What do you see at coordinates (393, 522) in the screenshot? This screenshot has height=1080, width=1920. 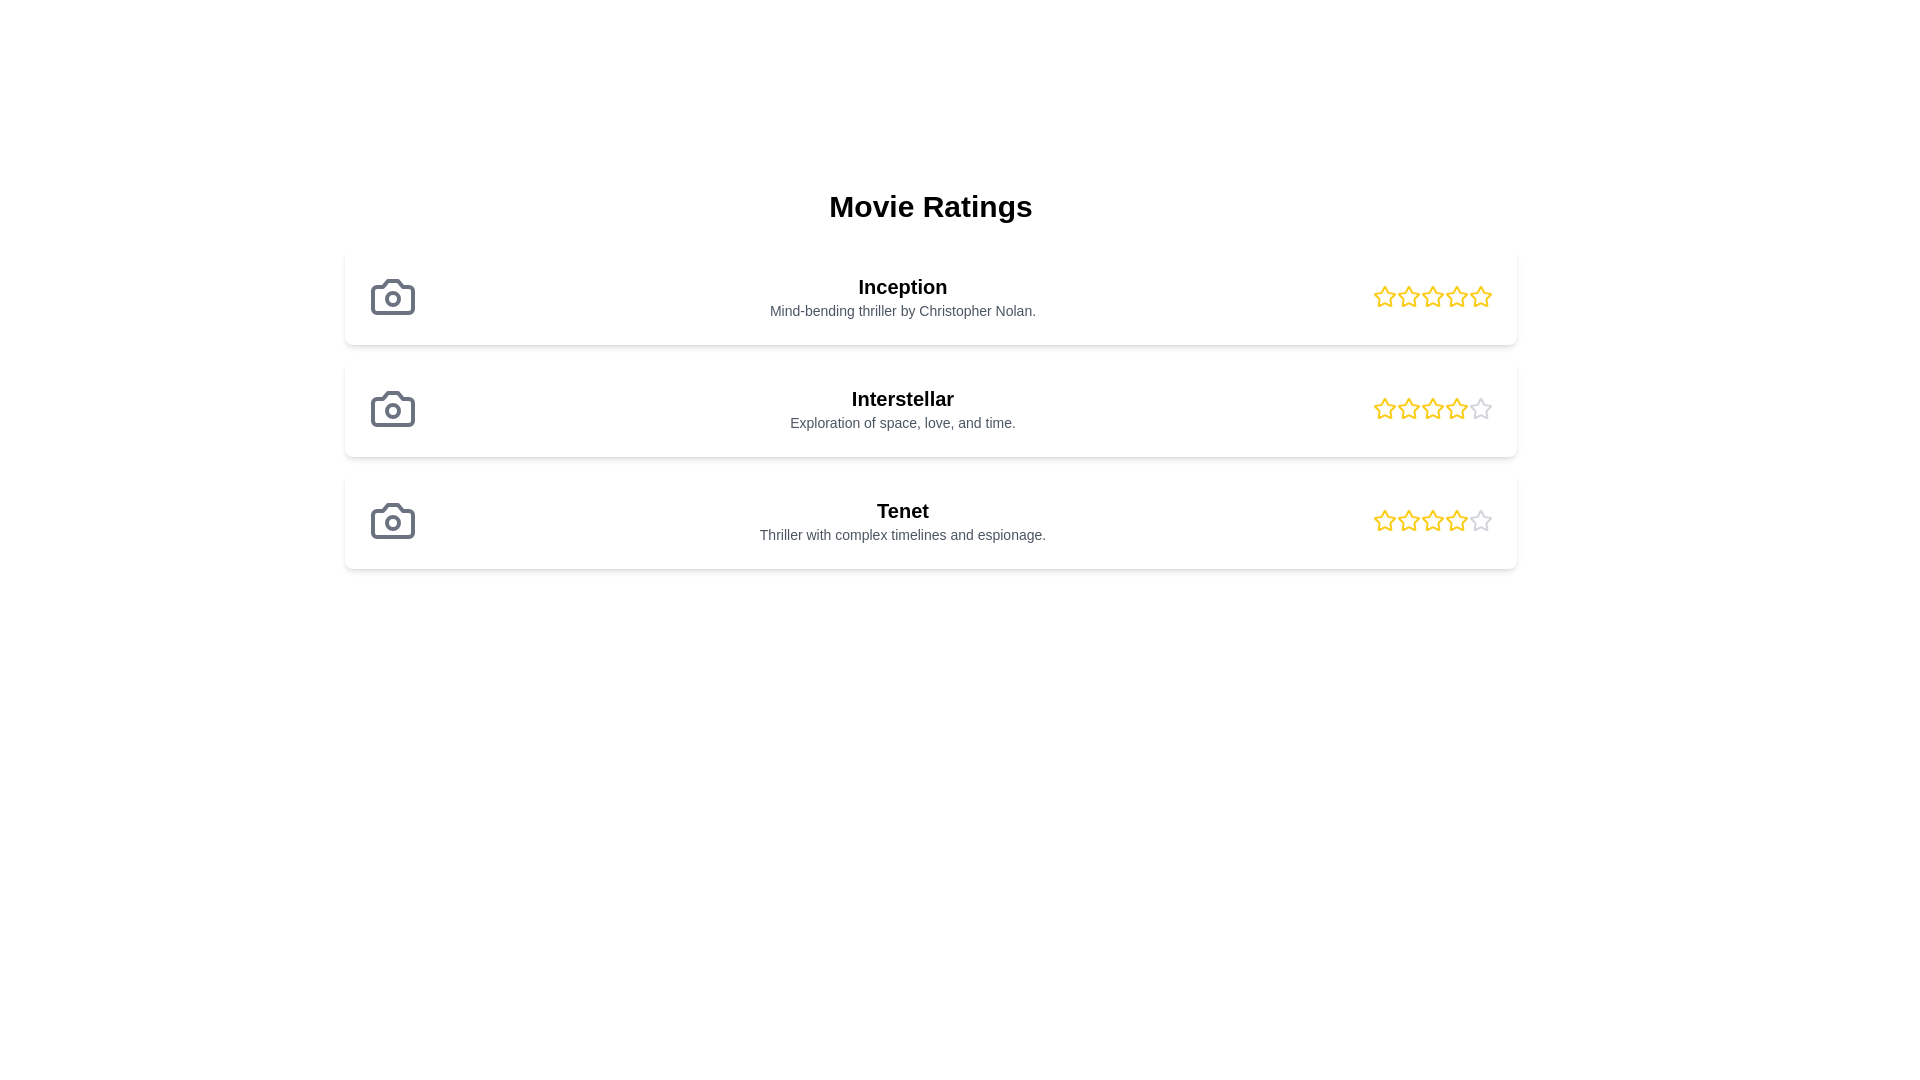 I see `the lens portion of the third camera icon from the top, which is located to the left of the 'Tenet' movie entry` at bounding box center [393, 522].